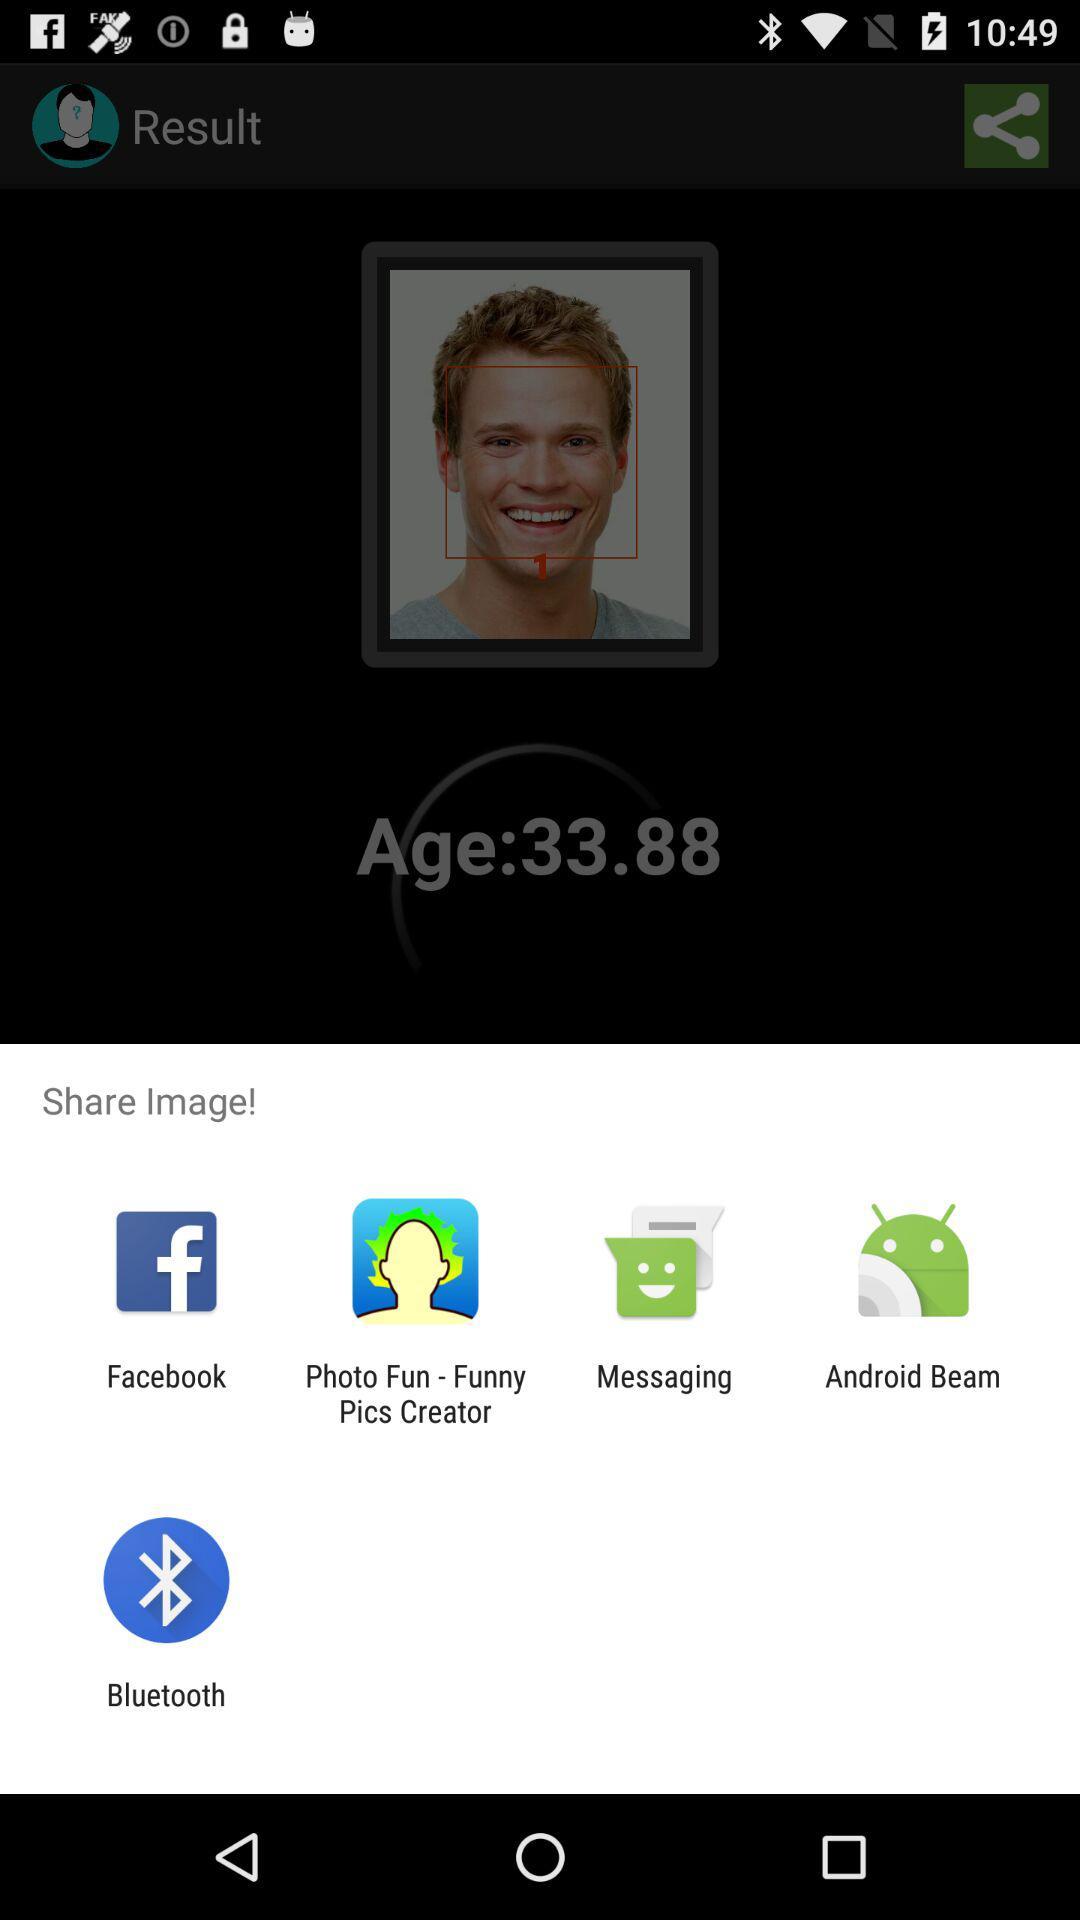  Describe the element at coordinates (414, 1392) in the screenshot. I see `photo fun funny` at that location.